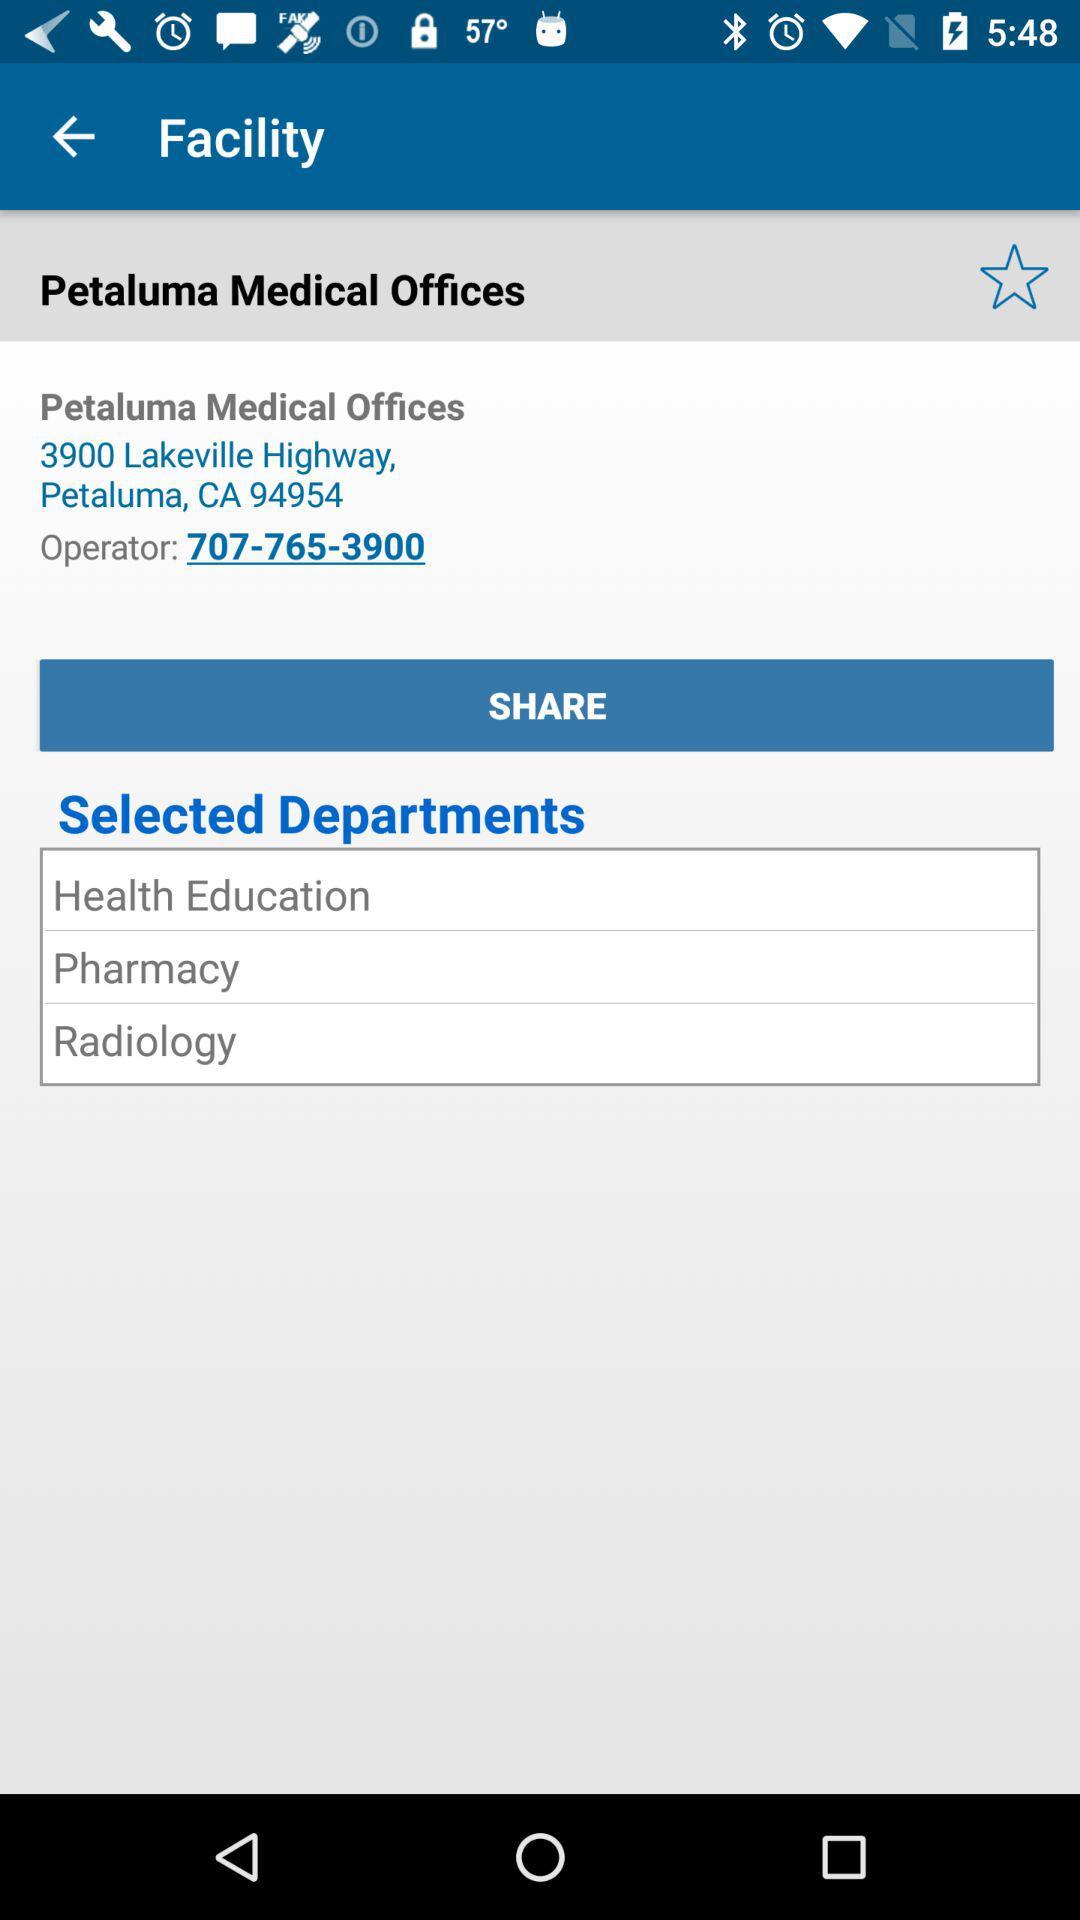  Describe the element at coordinates (226, 472) in the screenshot. I see `the 3900 lakeville highway` at that location.